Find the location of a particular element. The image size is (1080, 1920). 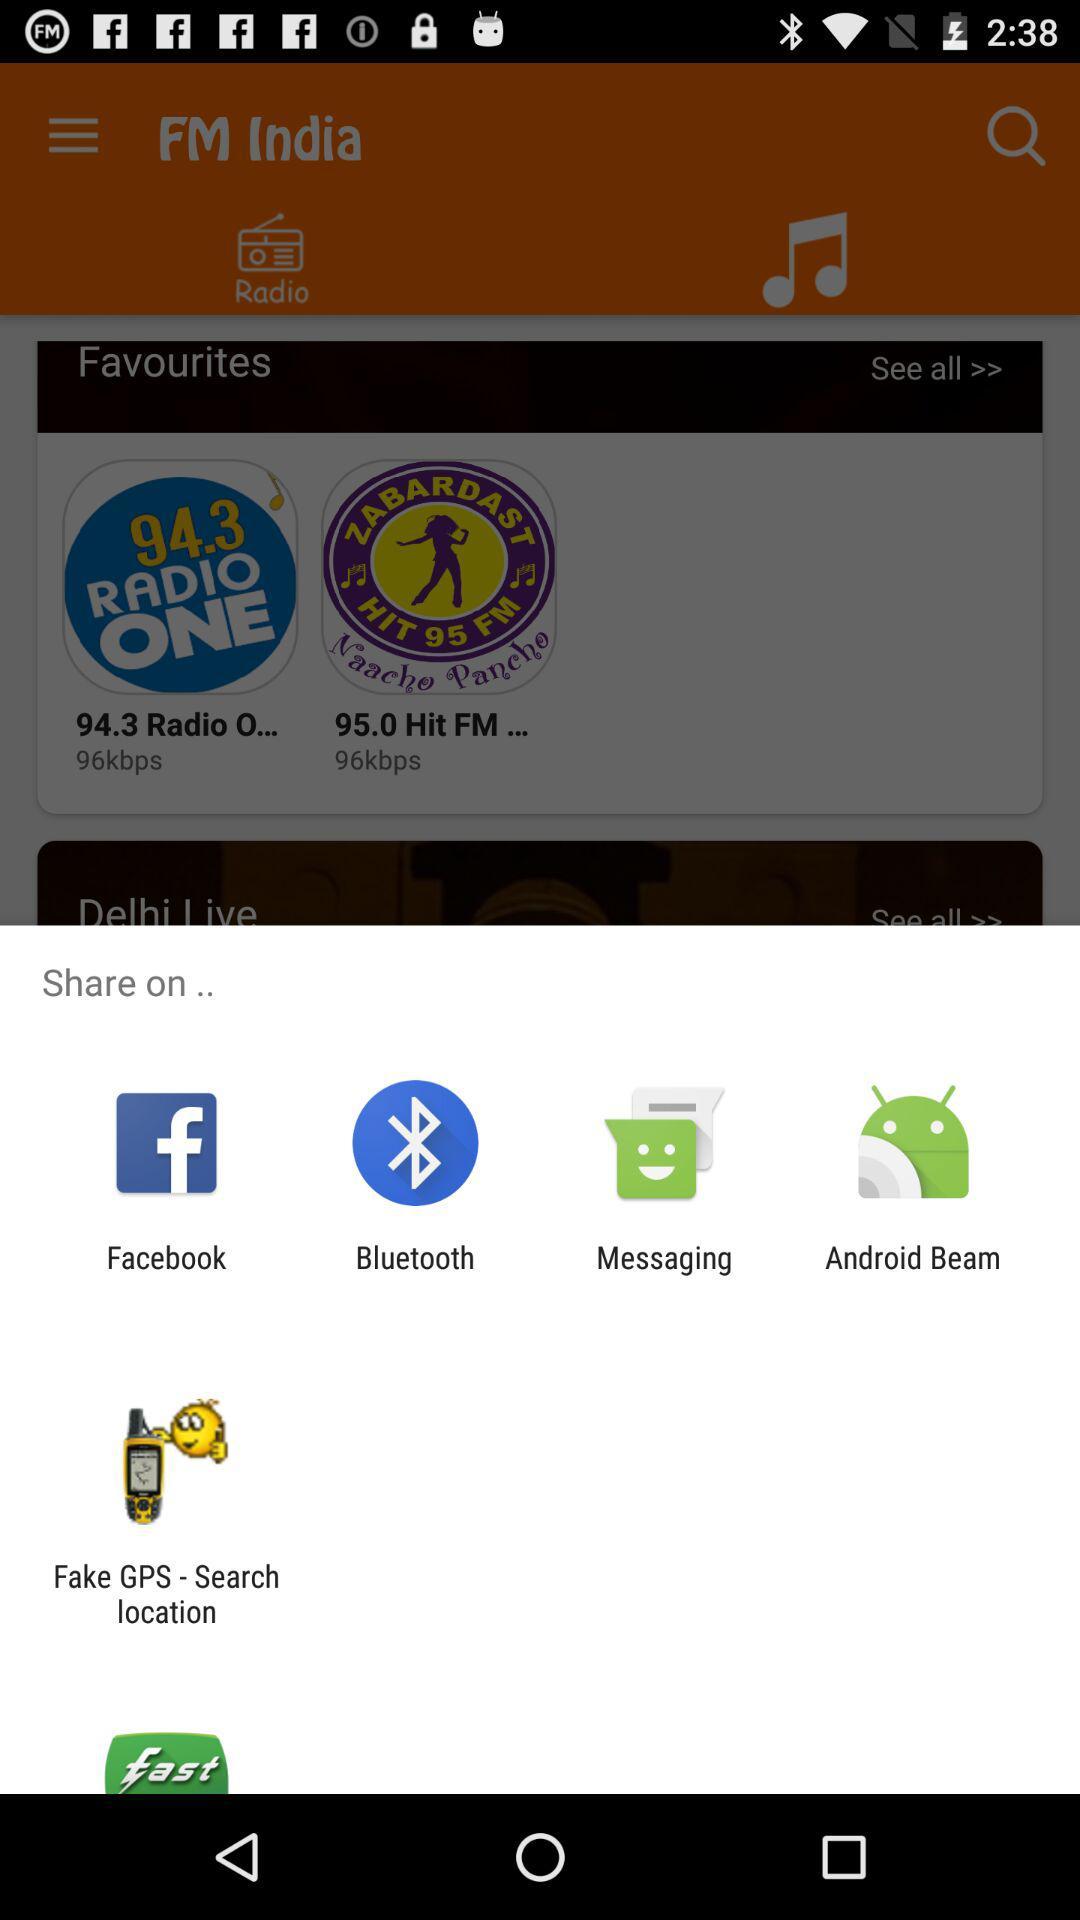

the icon next to the messaging item is located at coordinates (414, 1274).